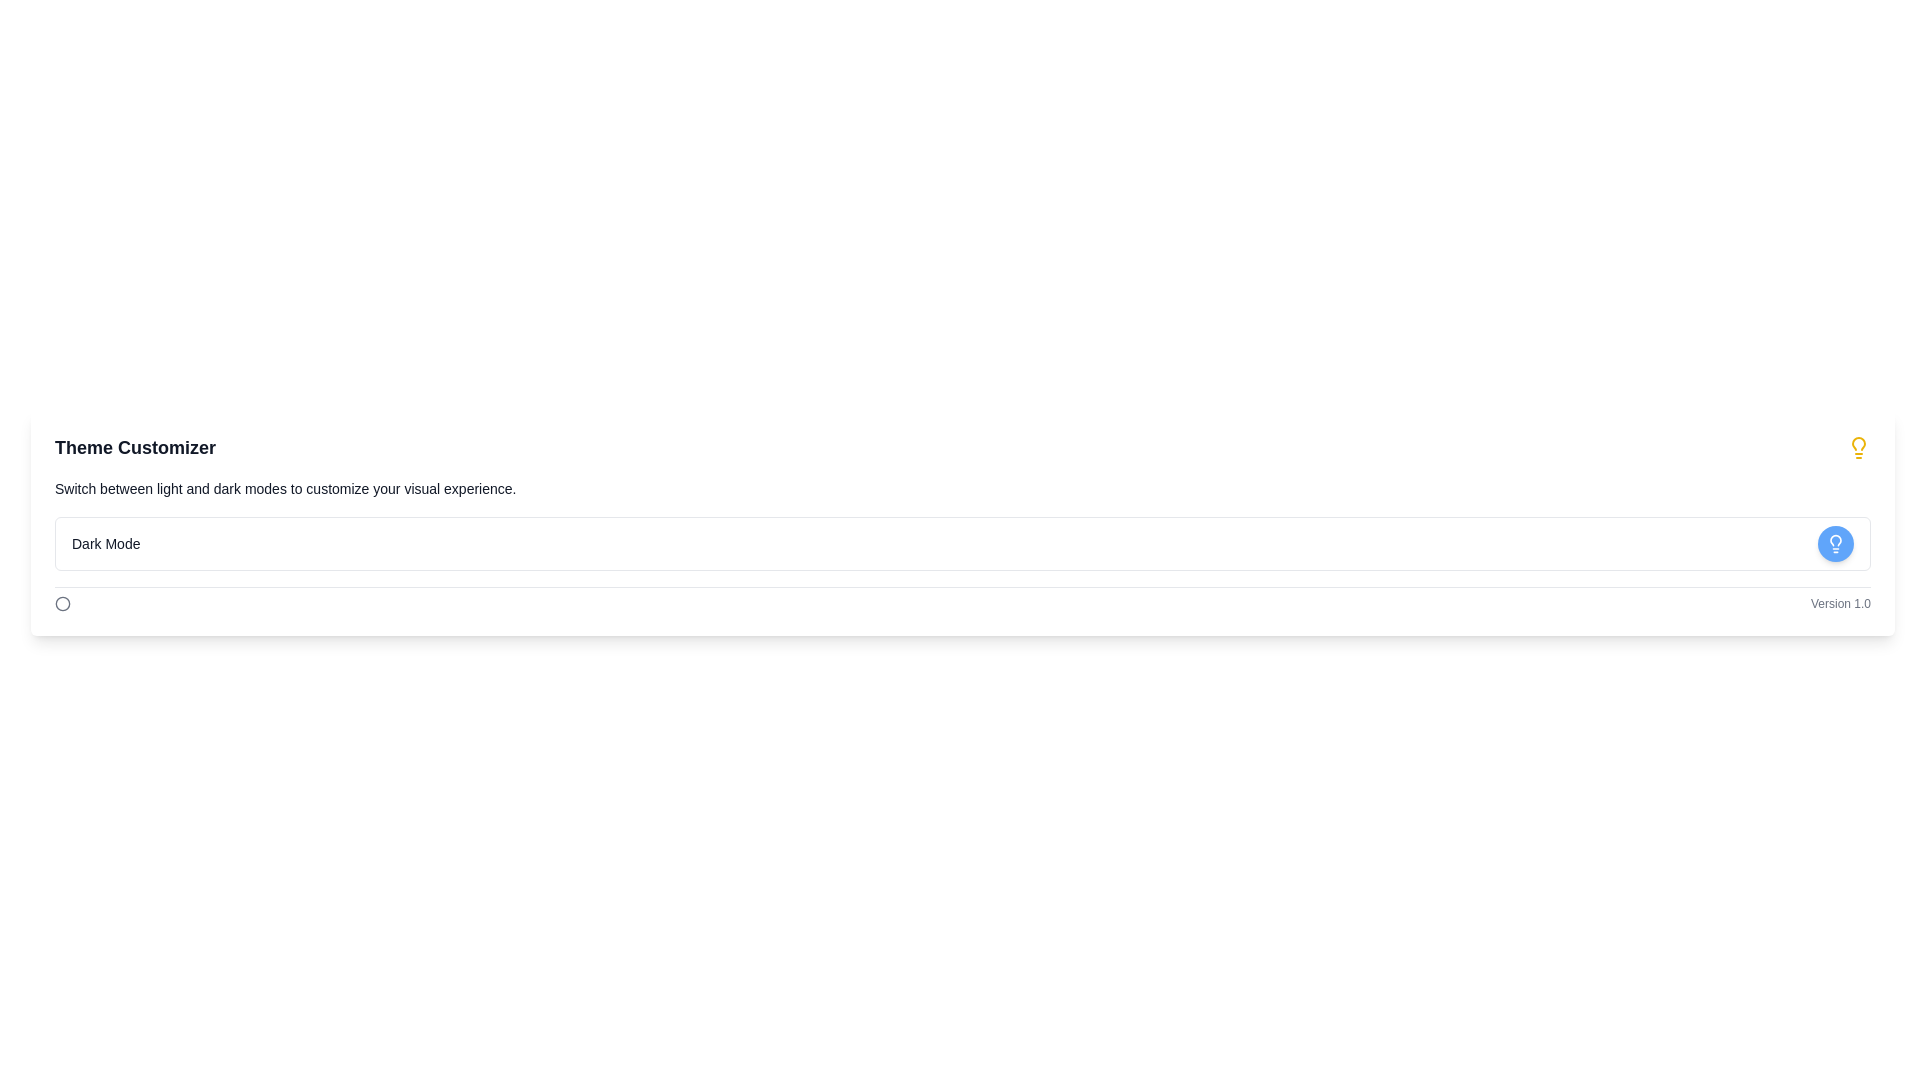 The height and width of the screenshot is (1080, 1920). What do you see at coordinates (1836, 543) in the screenshot?
I see `the circular blue button with a white light bulb symbol located at the far-right edge of the 'Dark Mode' section` at bounding box center [1836, 543].